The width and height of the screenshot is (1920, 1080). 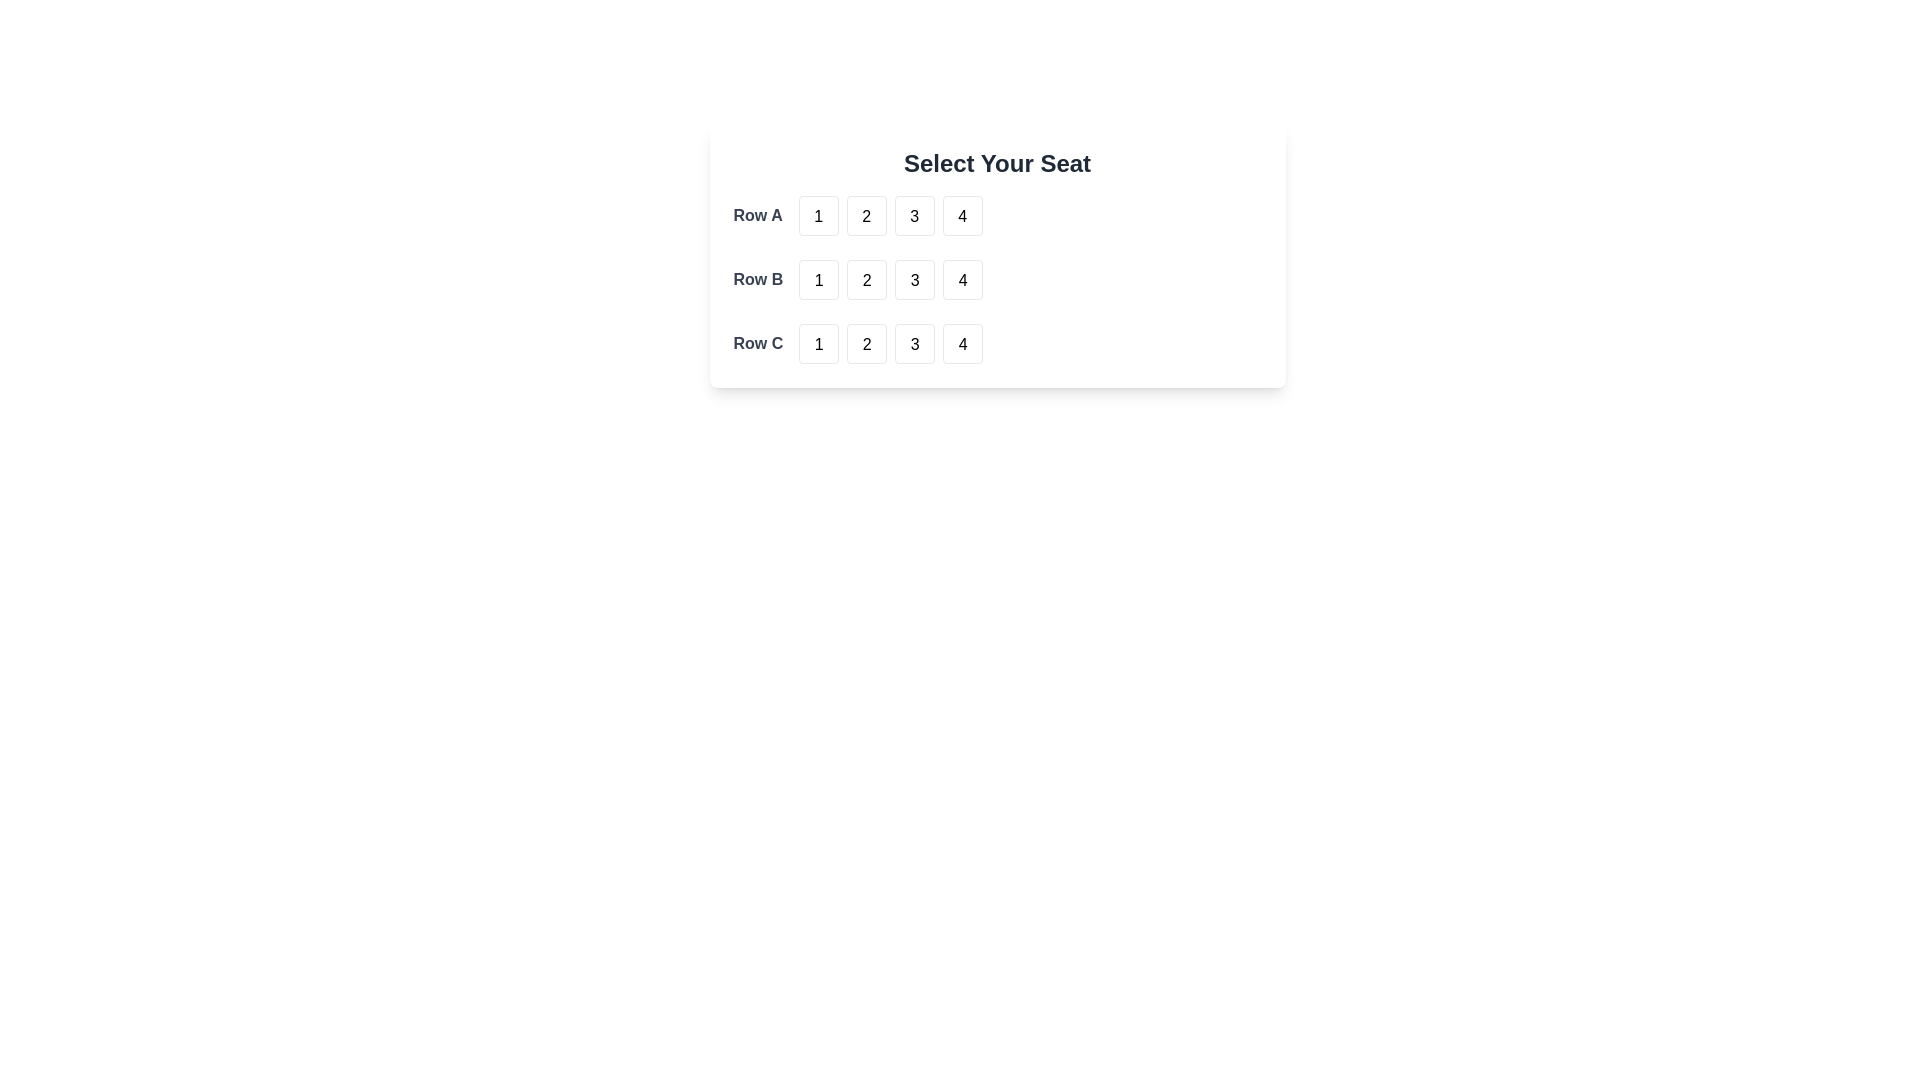 What do you see at coordinates (757, 280) in the screenshot?
I see `the Text Label that indicates the row of selectable buttons, positioned to the far left of the numbers 1, 2, 3, 4, approximately one-third down the page` at bounding box center [757, 280].